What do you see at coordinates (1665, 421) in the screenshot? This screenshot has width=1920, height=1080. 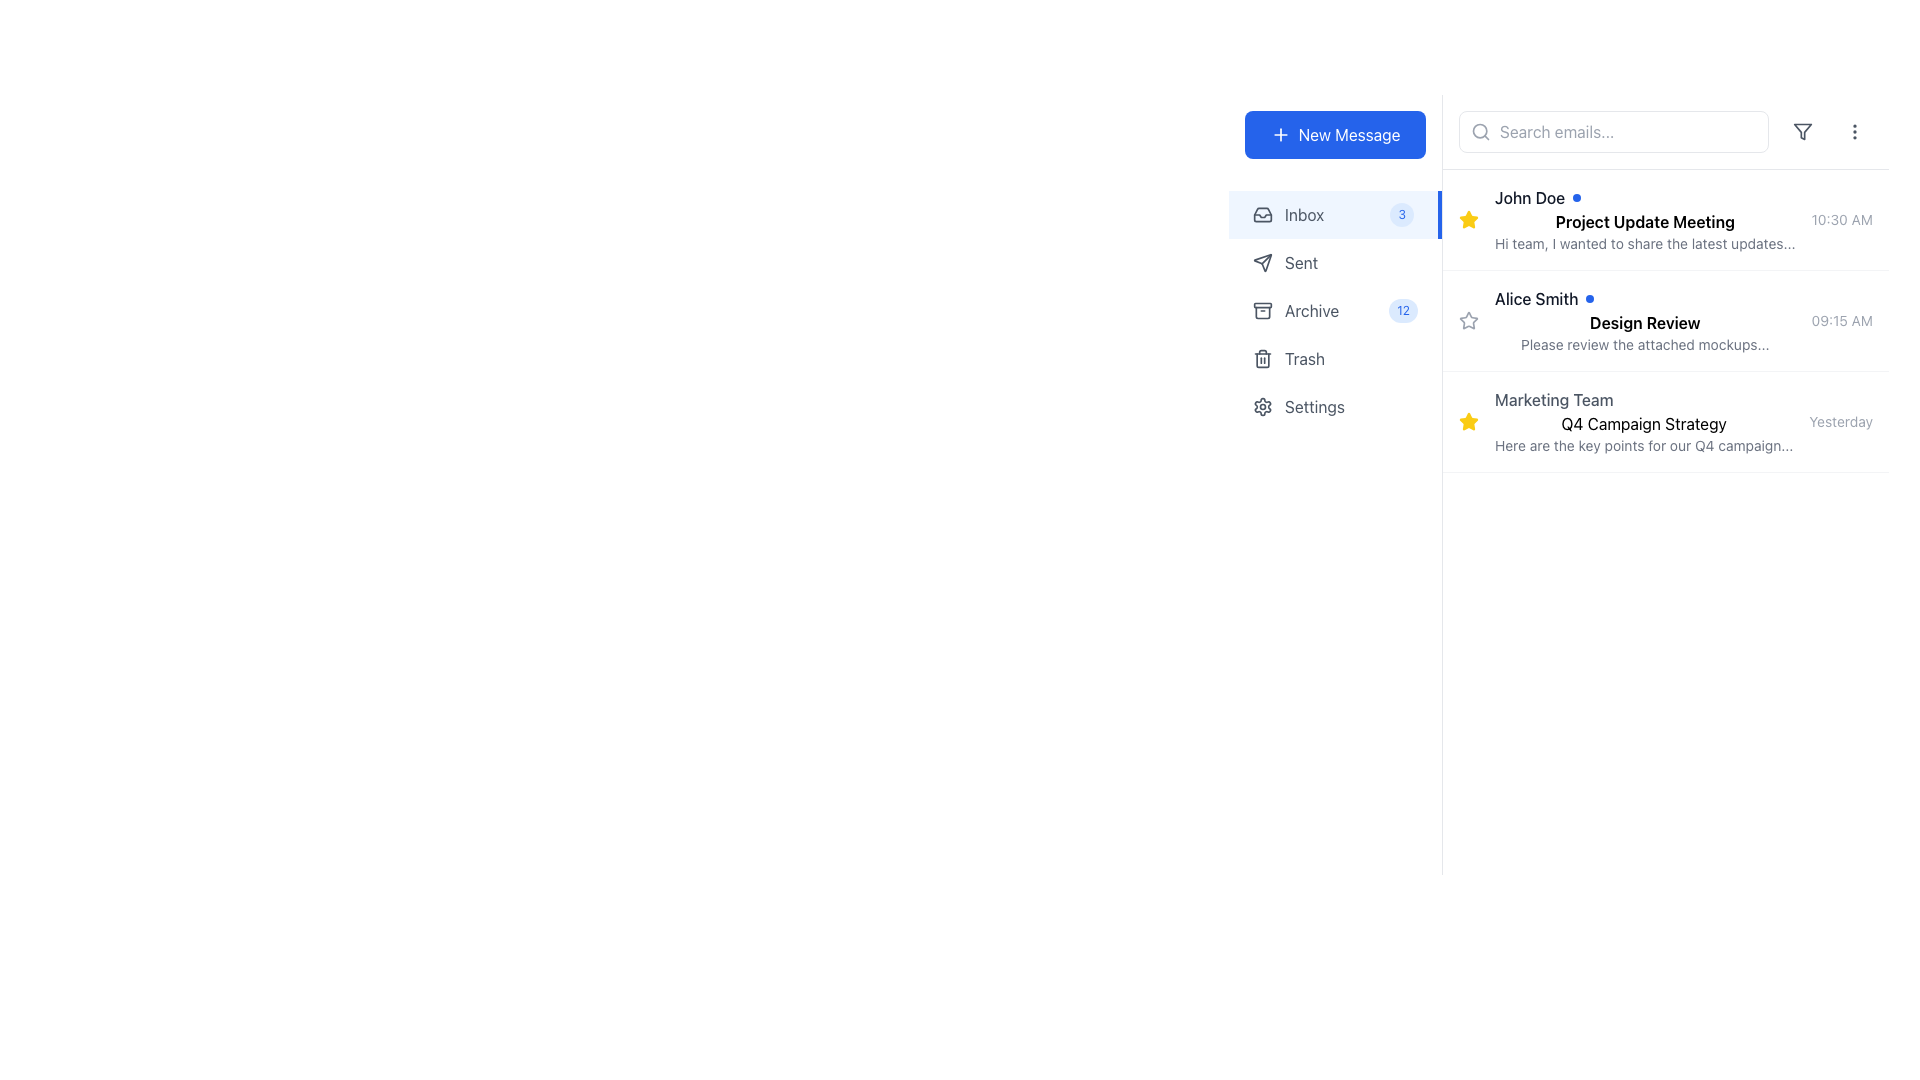 I see `the third email list item in the inbox interface` at bounding box center [1665, 421].